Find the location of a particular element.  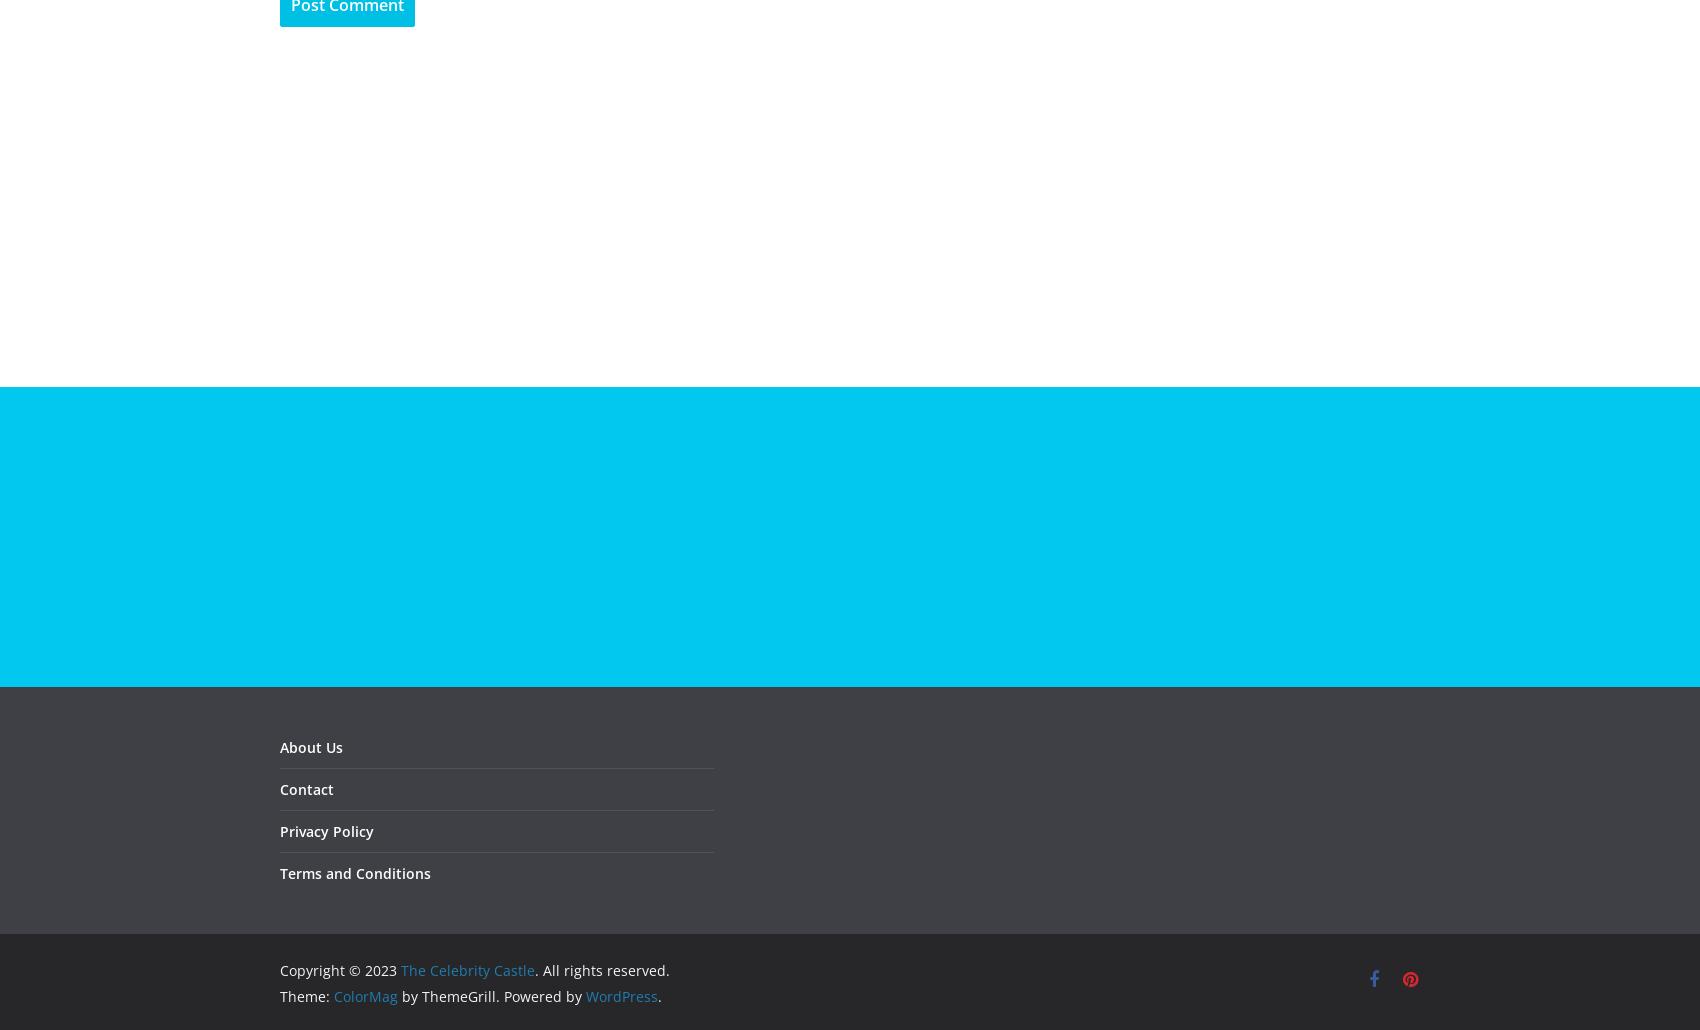

'.' is located at coordinates (659, 994).